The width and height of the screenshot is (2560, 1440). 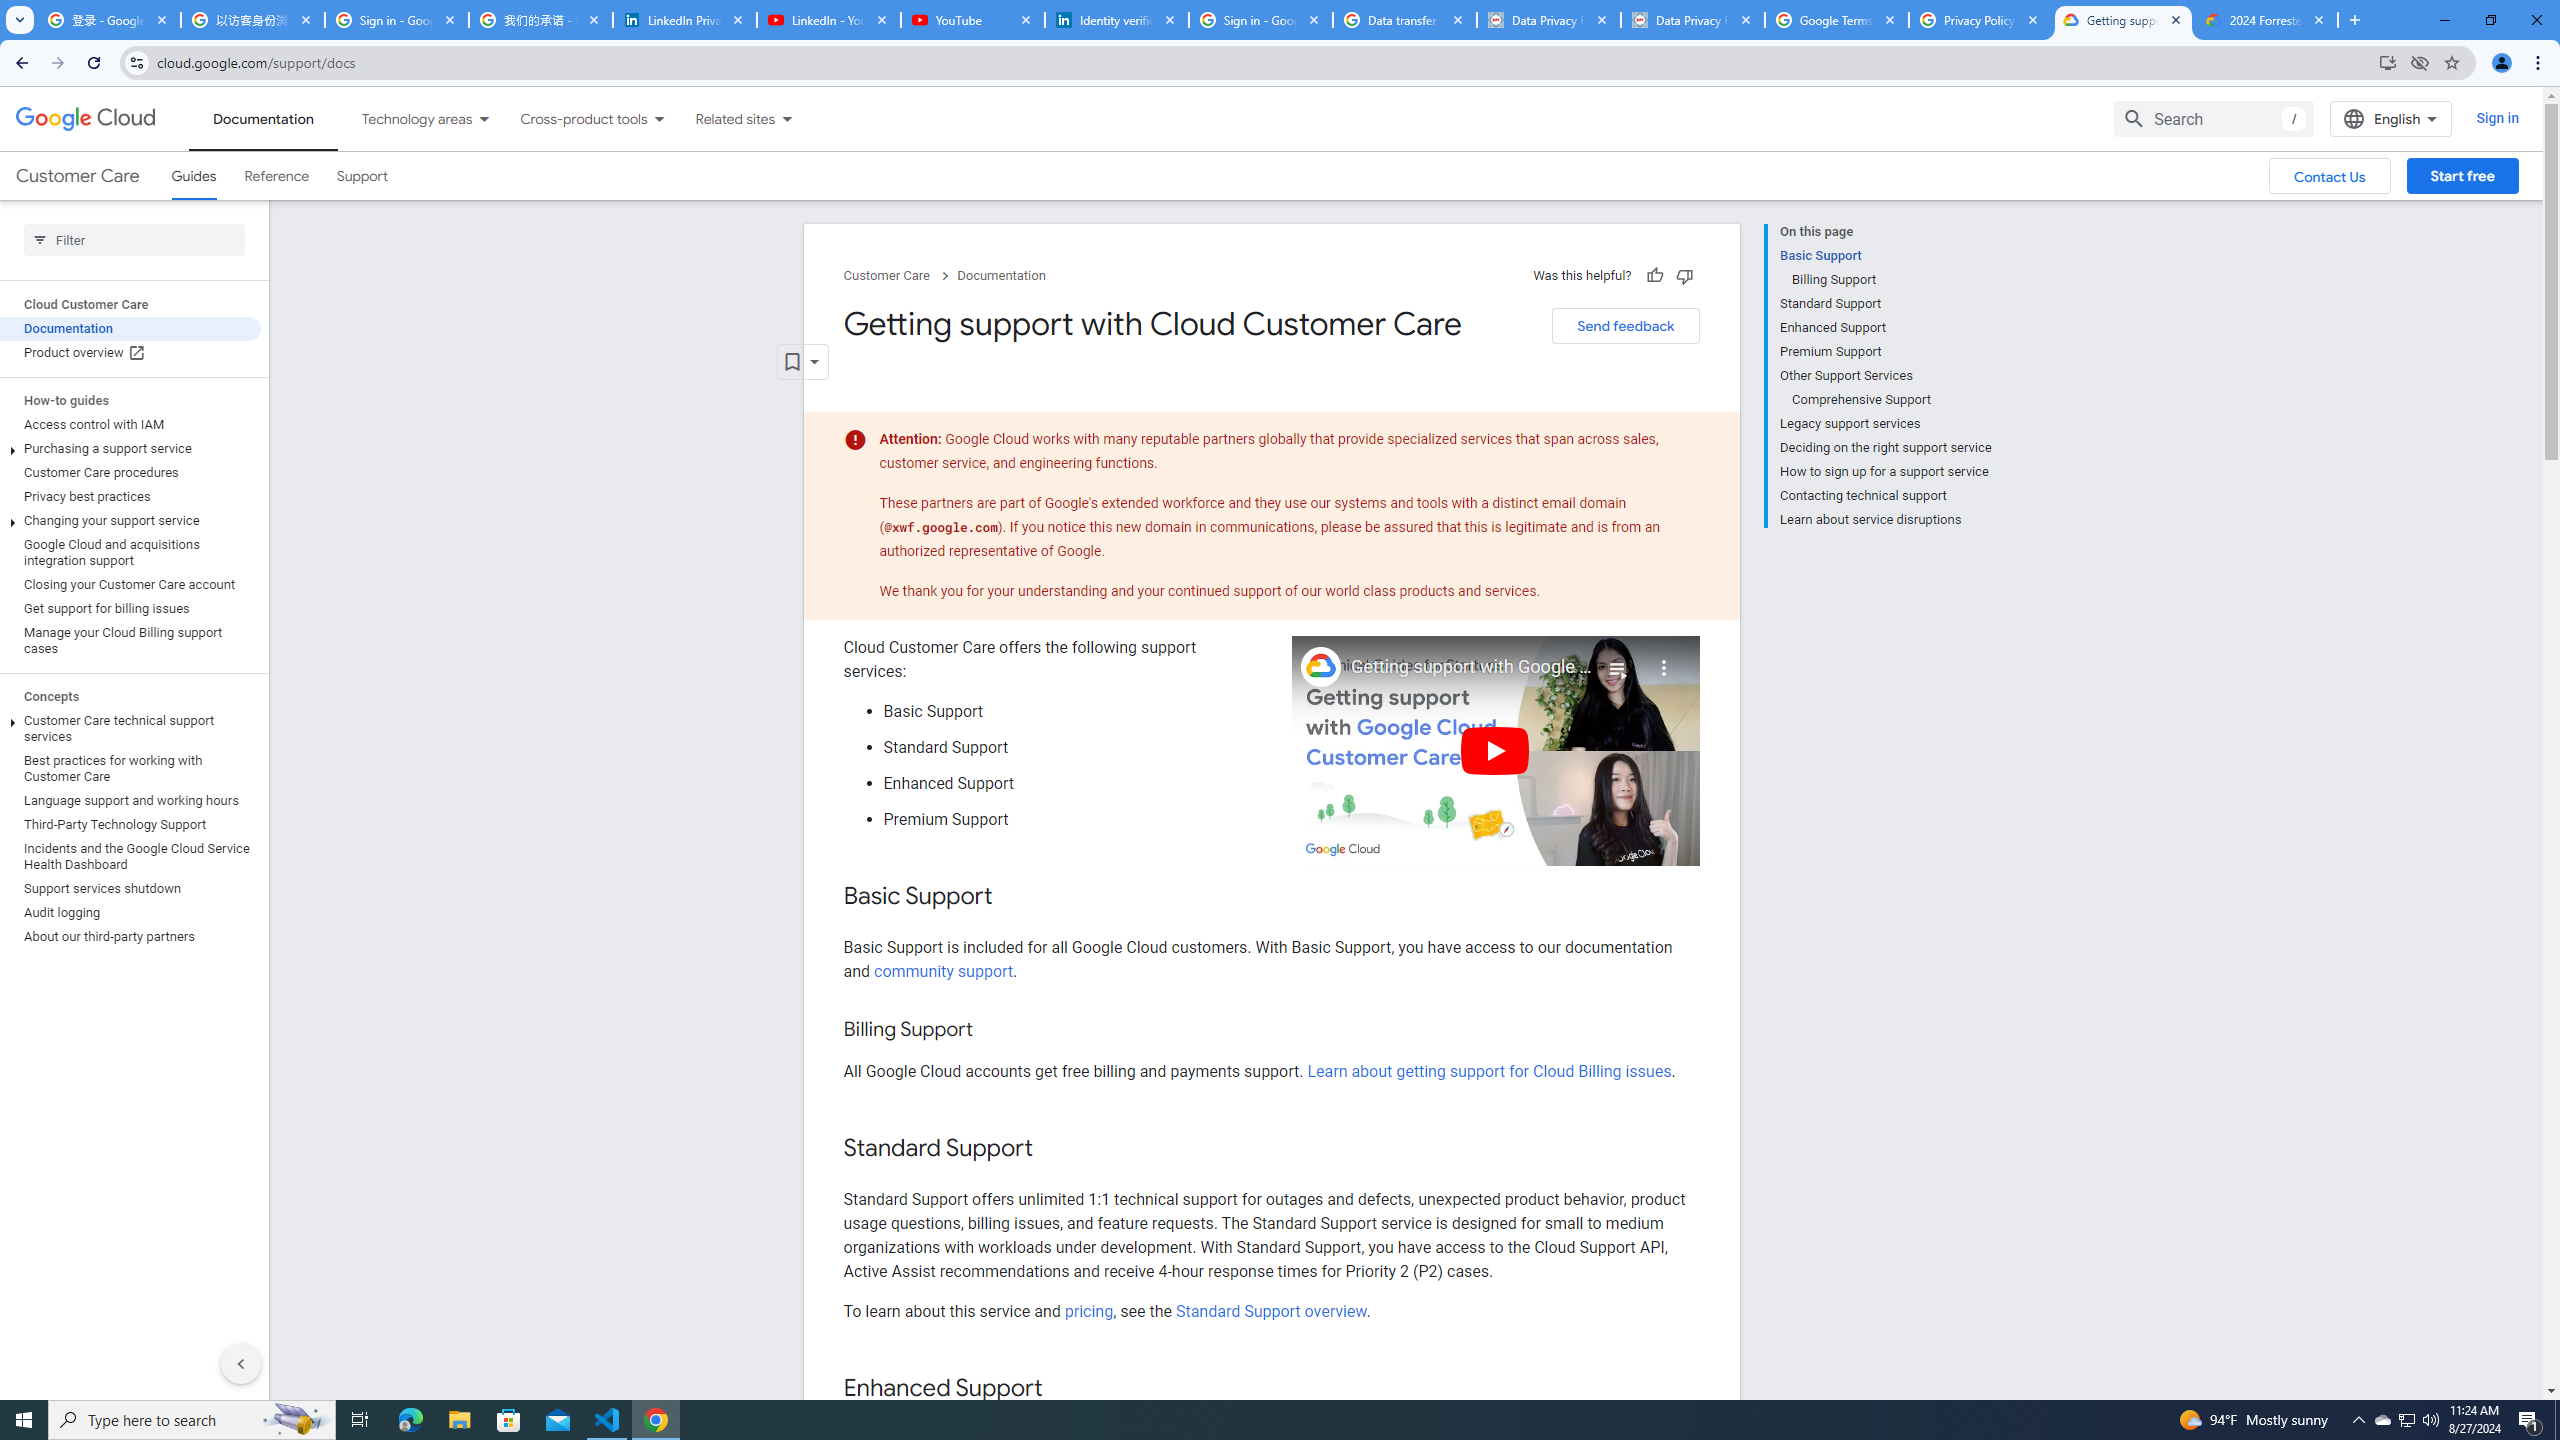 I want to click on 'Audit logging', so click(x=130, y=911).